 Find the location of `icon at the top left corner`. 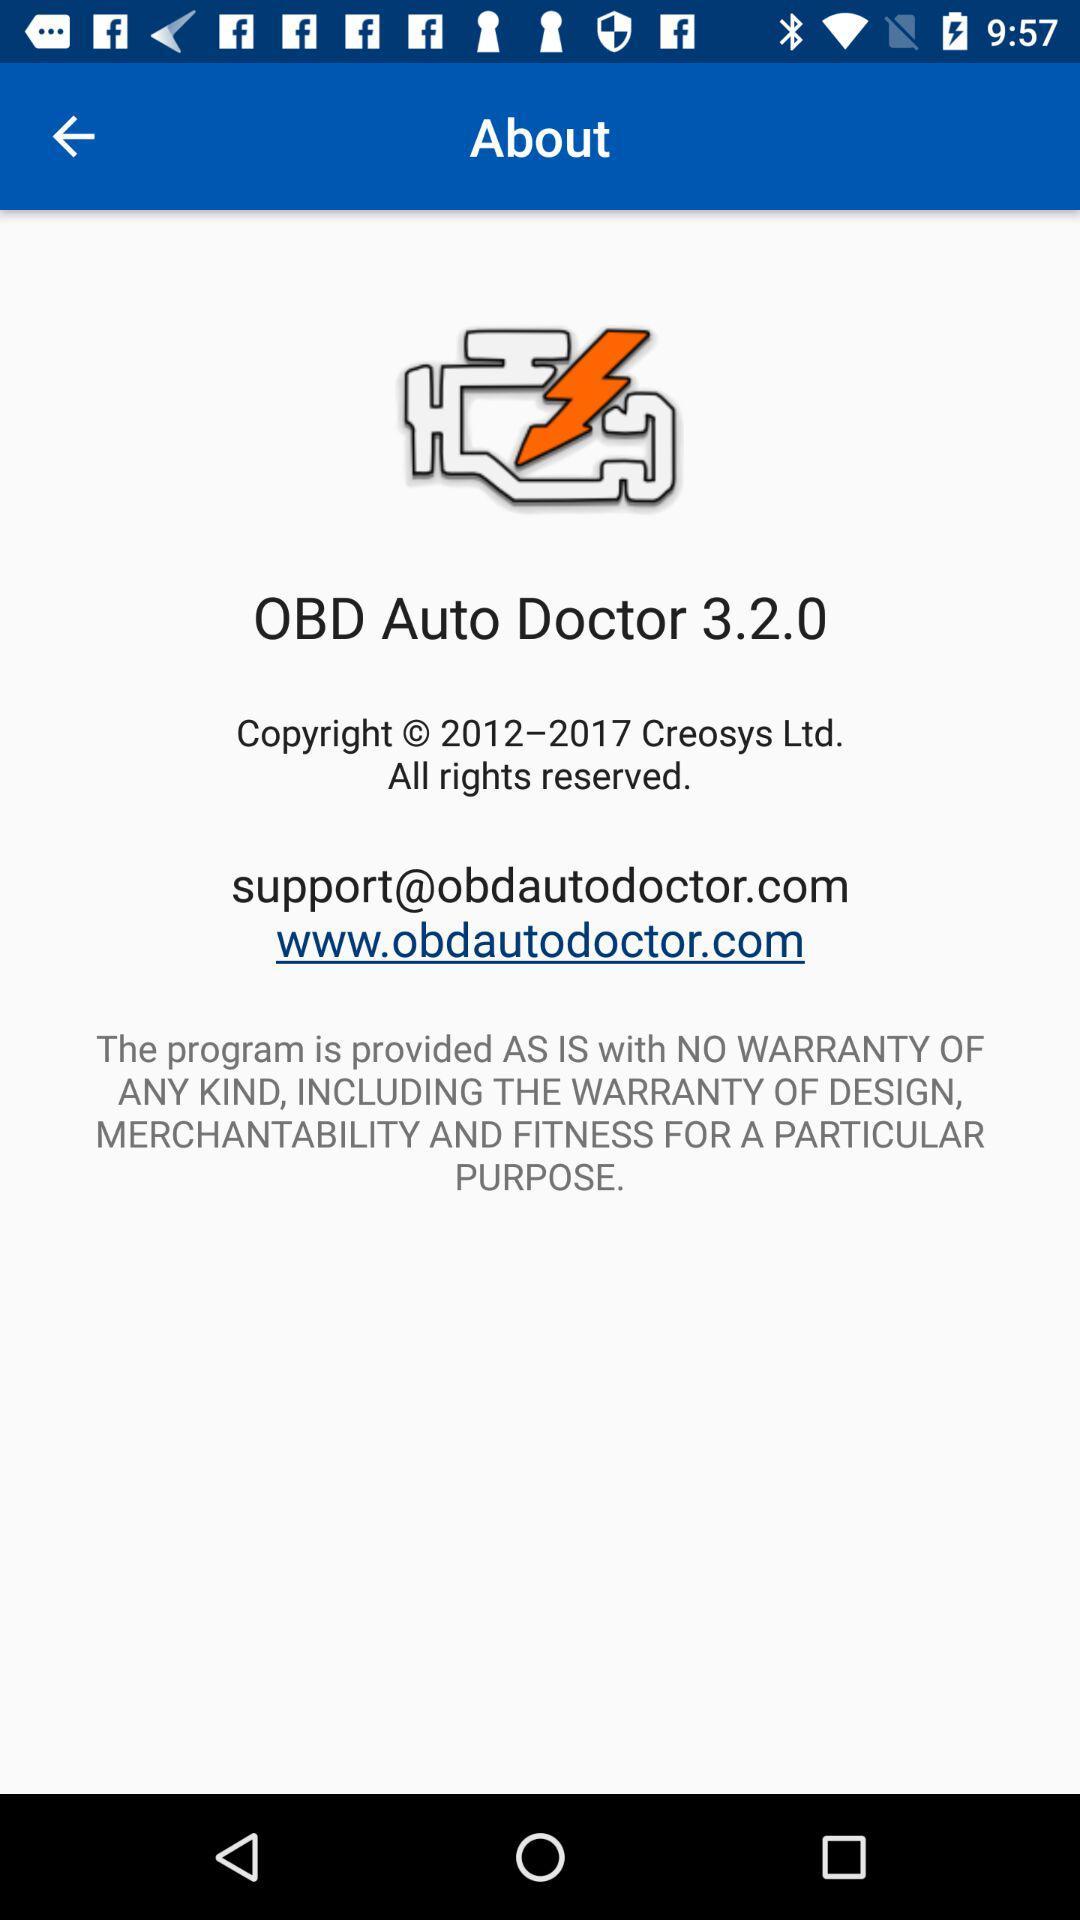

icon at the top left corner is located at coordinates (72, 135).